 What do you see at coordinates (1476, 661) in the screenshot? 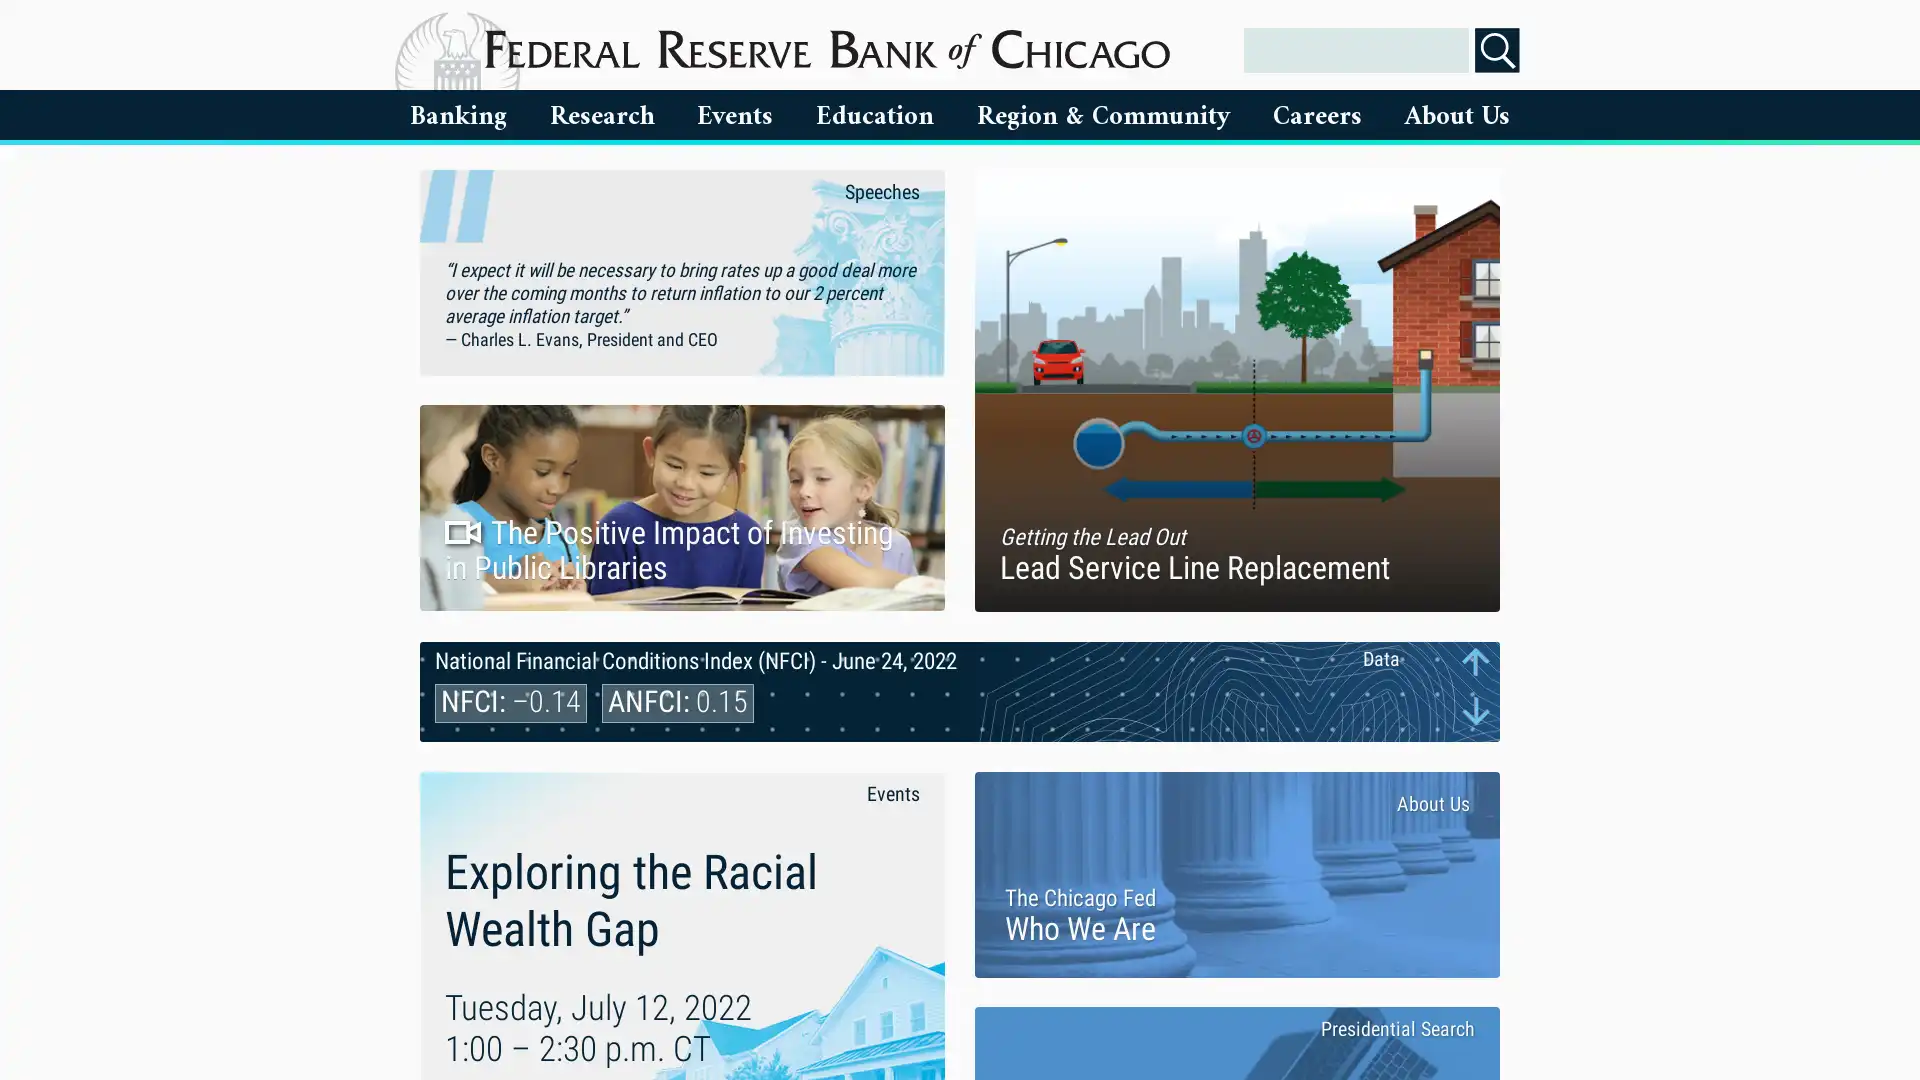
I see `Previous` at bounding box center [1476, 661].